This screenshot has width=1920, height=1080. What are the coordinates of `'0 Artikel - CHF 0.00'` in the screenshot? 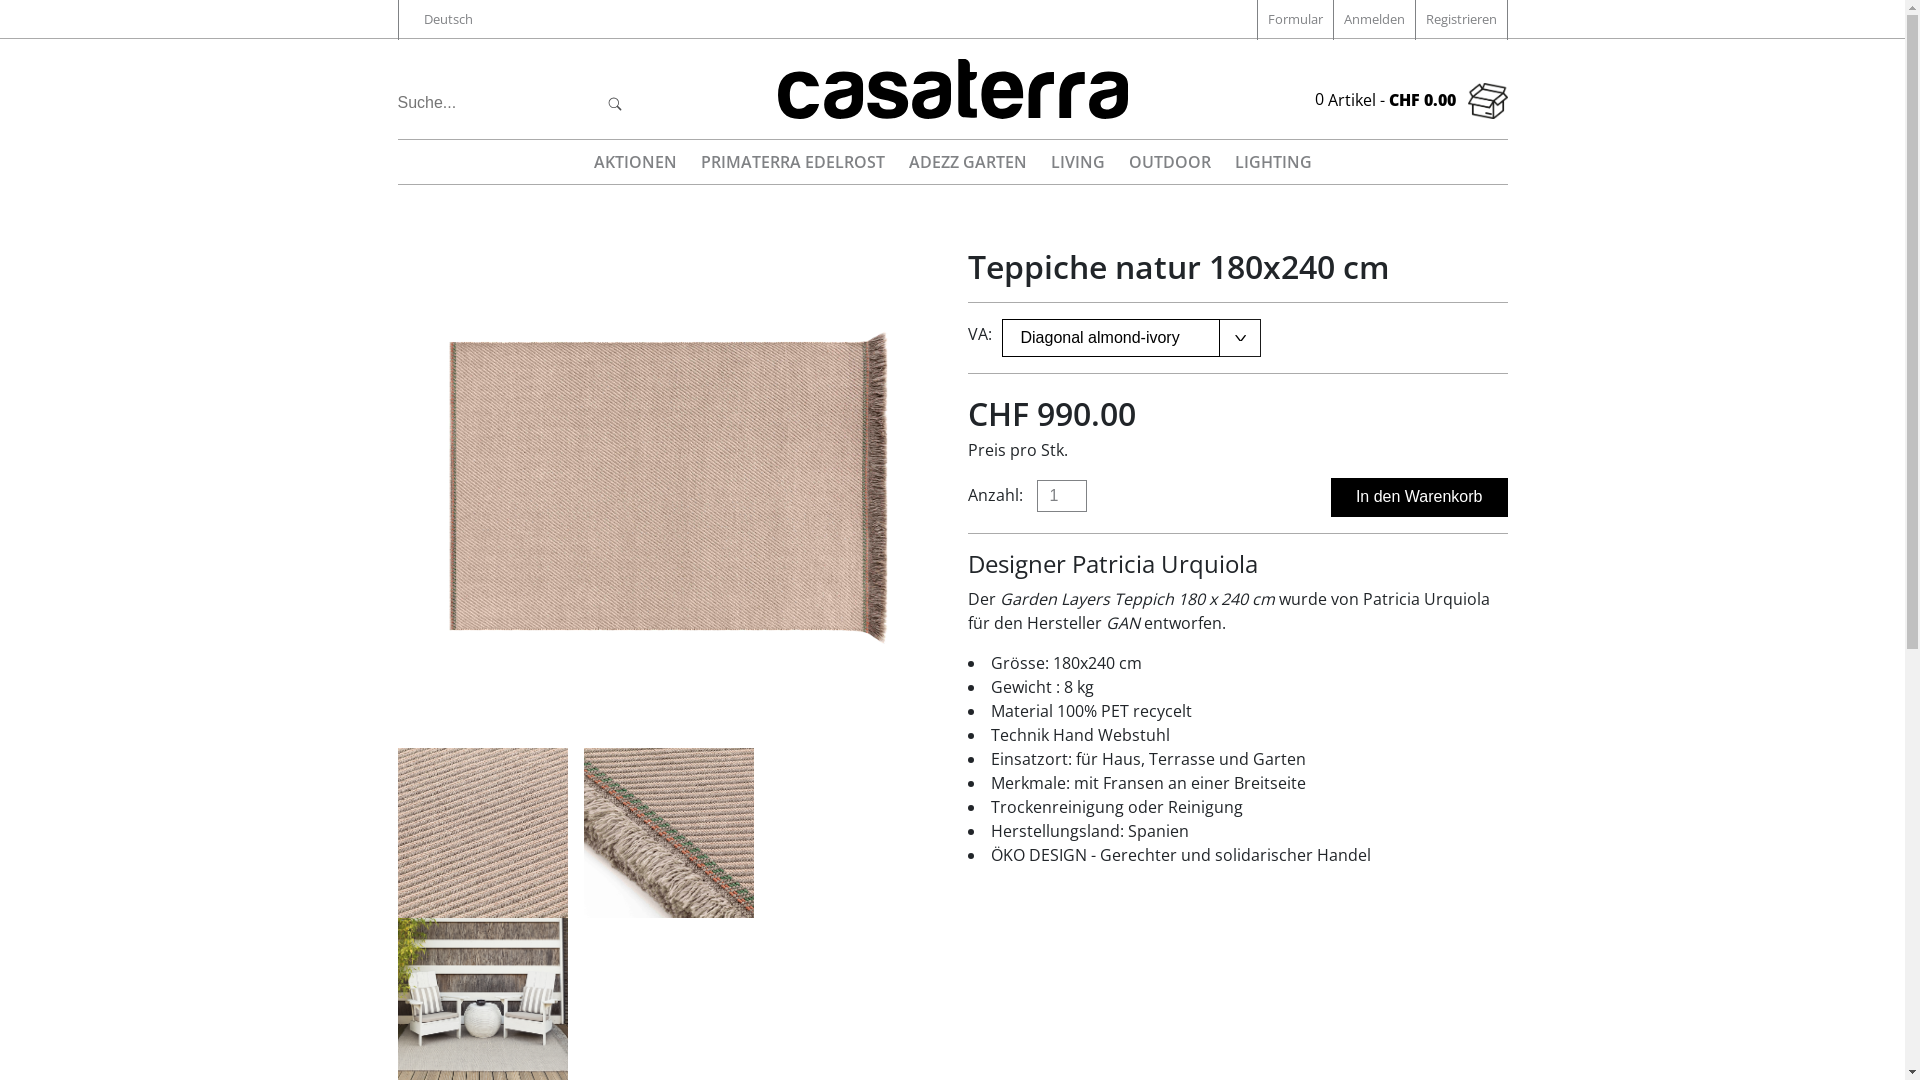 It's located at (1409, 100).